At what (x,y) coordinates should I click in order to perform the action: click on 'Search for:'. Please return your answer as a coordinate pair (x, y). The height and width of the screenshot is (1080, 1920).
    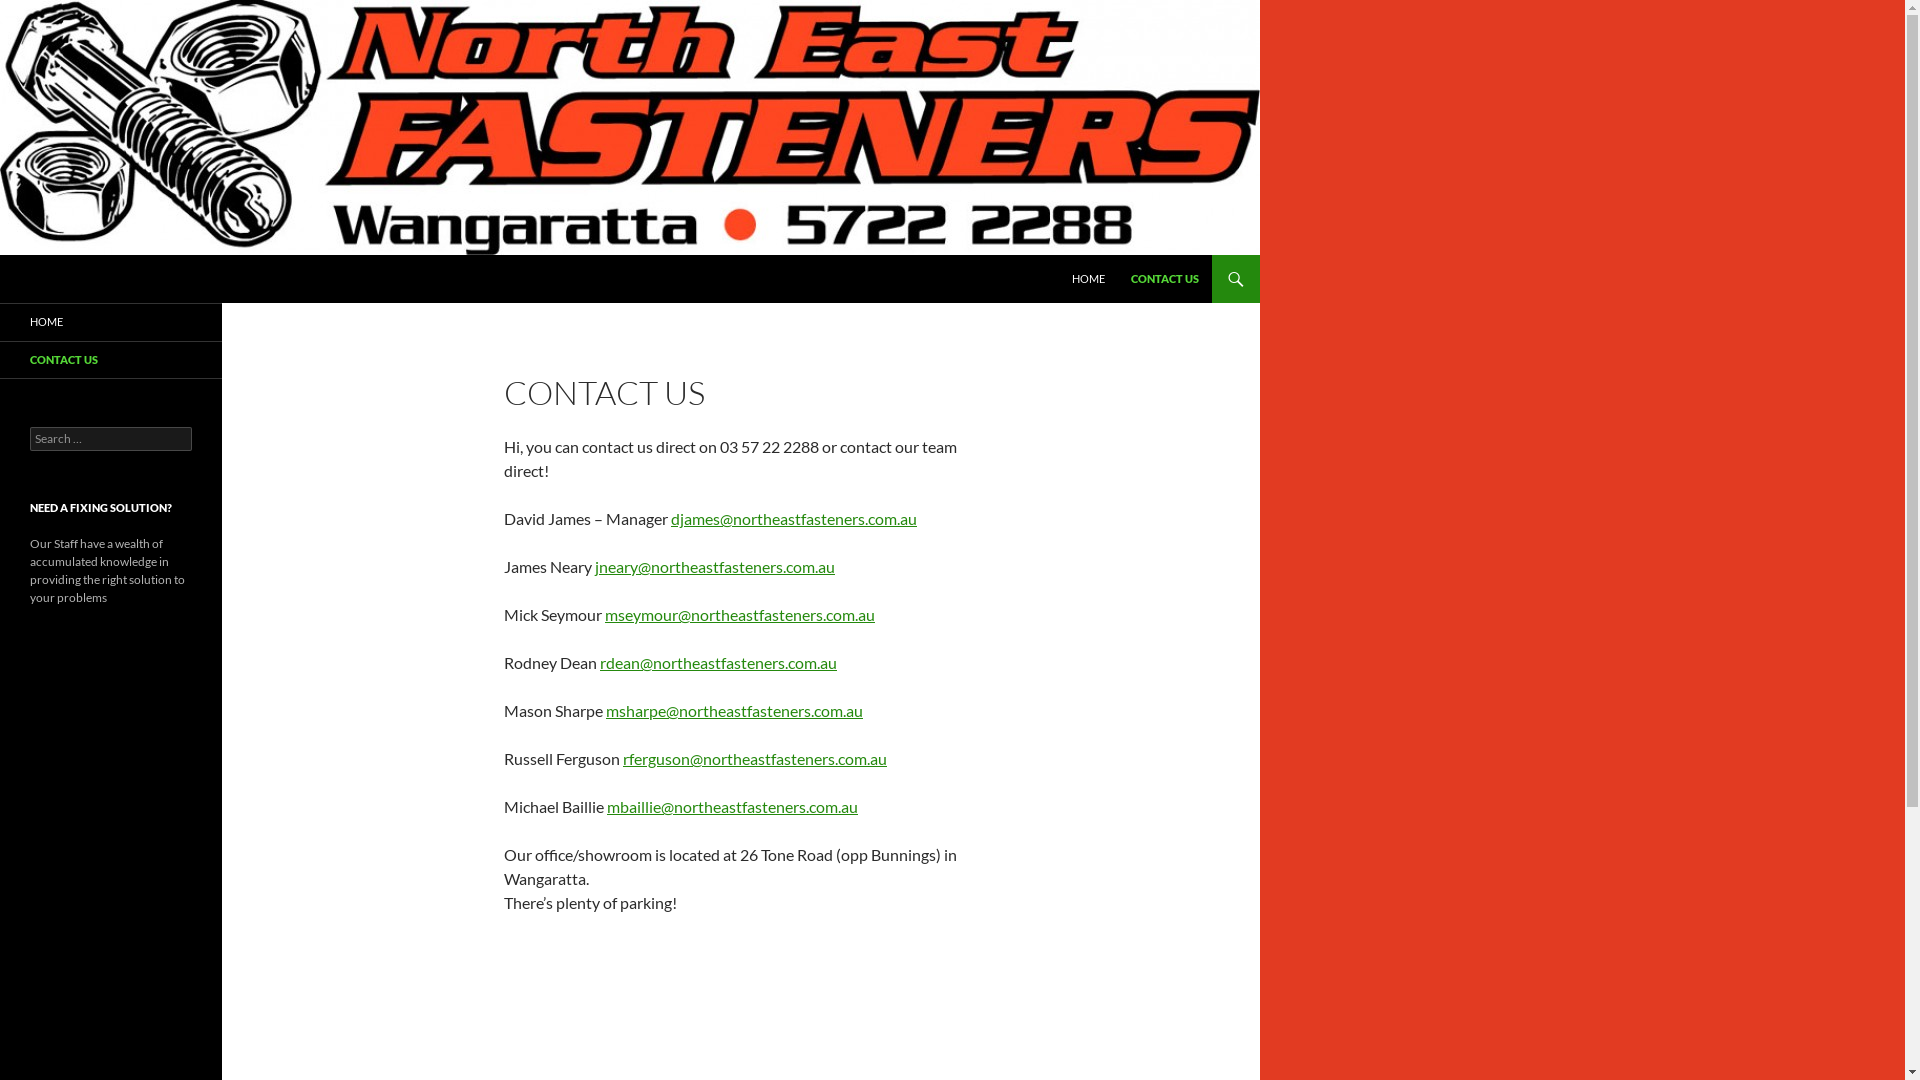
    Looking at the image, I should click on (109, 438).